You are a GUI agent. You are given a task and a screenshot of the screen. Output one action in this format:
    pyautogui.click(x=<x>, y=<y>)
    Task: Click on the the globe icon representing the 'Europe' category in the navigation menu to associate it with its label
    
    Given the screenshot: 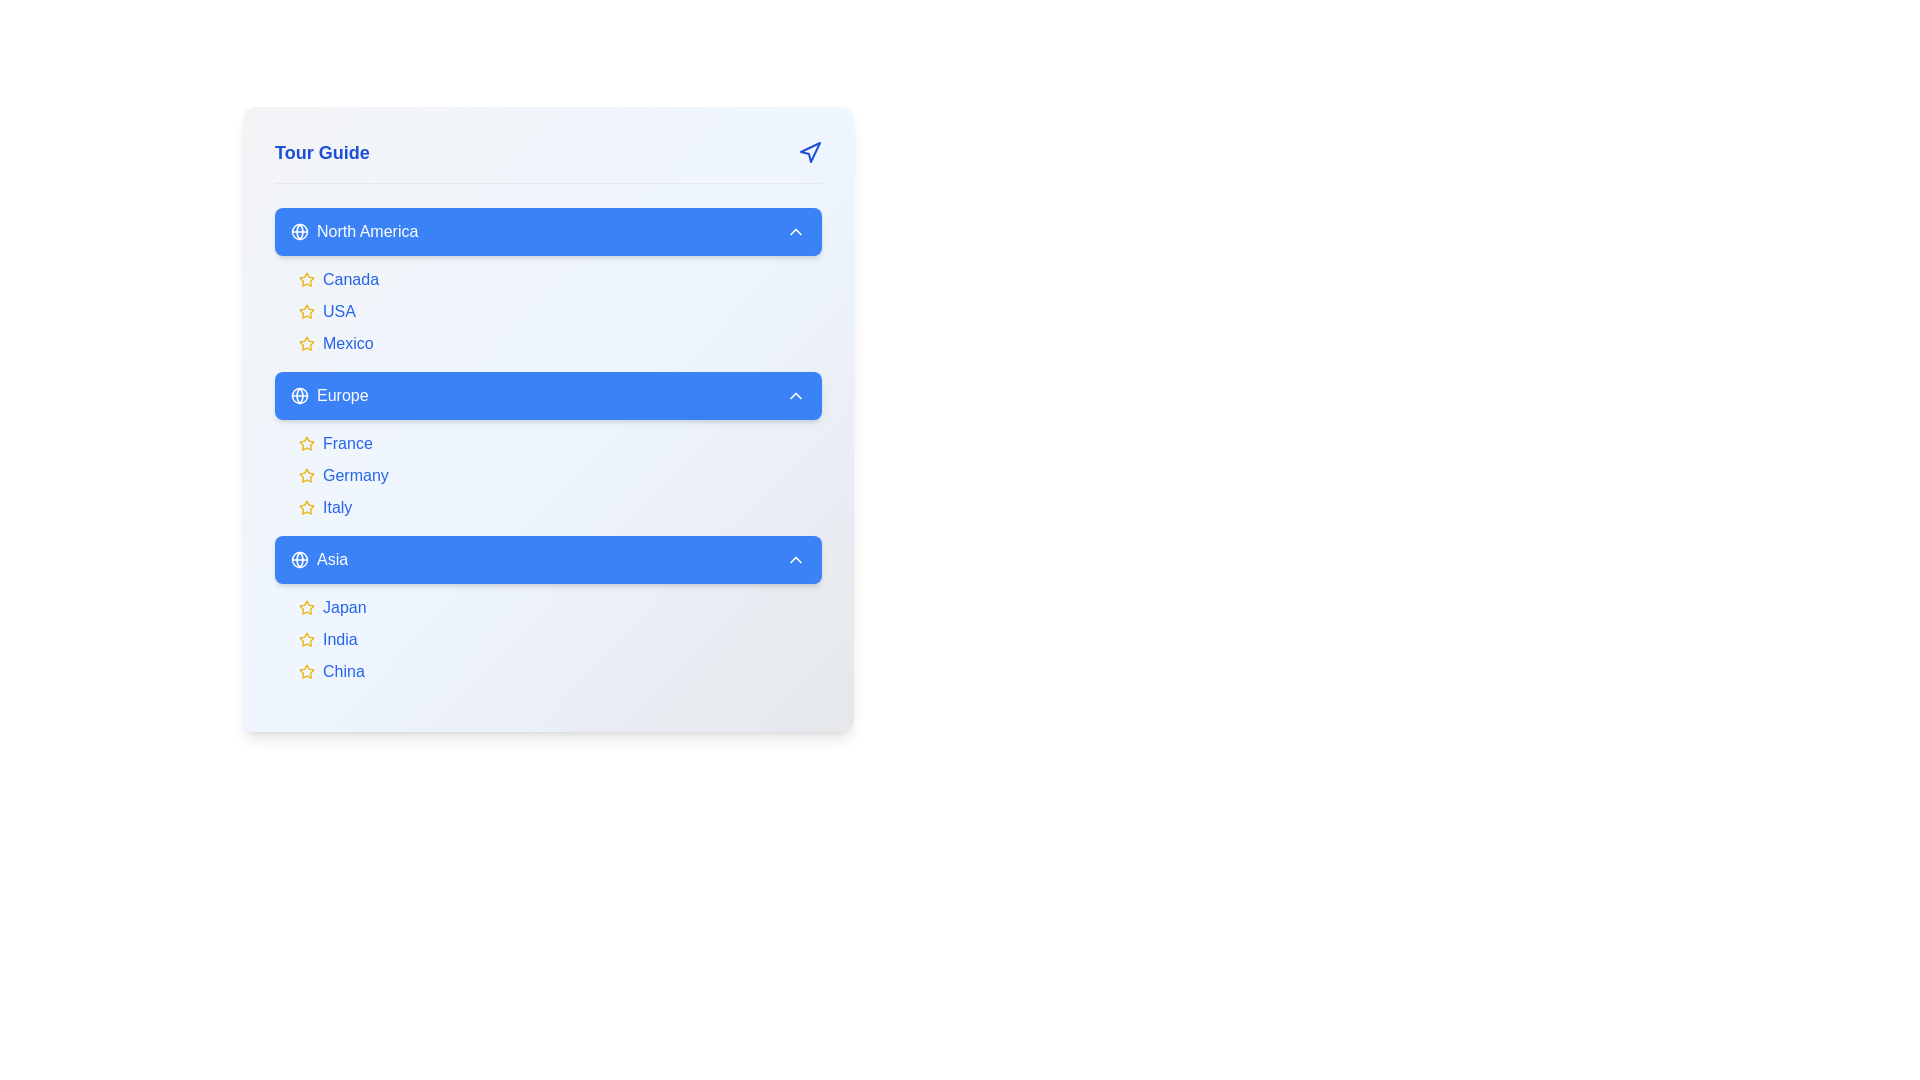 What is the action you would take?
    pyautogui.click(x=298, y=396)
    